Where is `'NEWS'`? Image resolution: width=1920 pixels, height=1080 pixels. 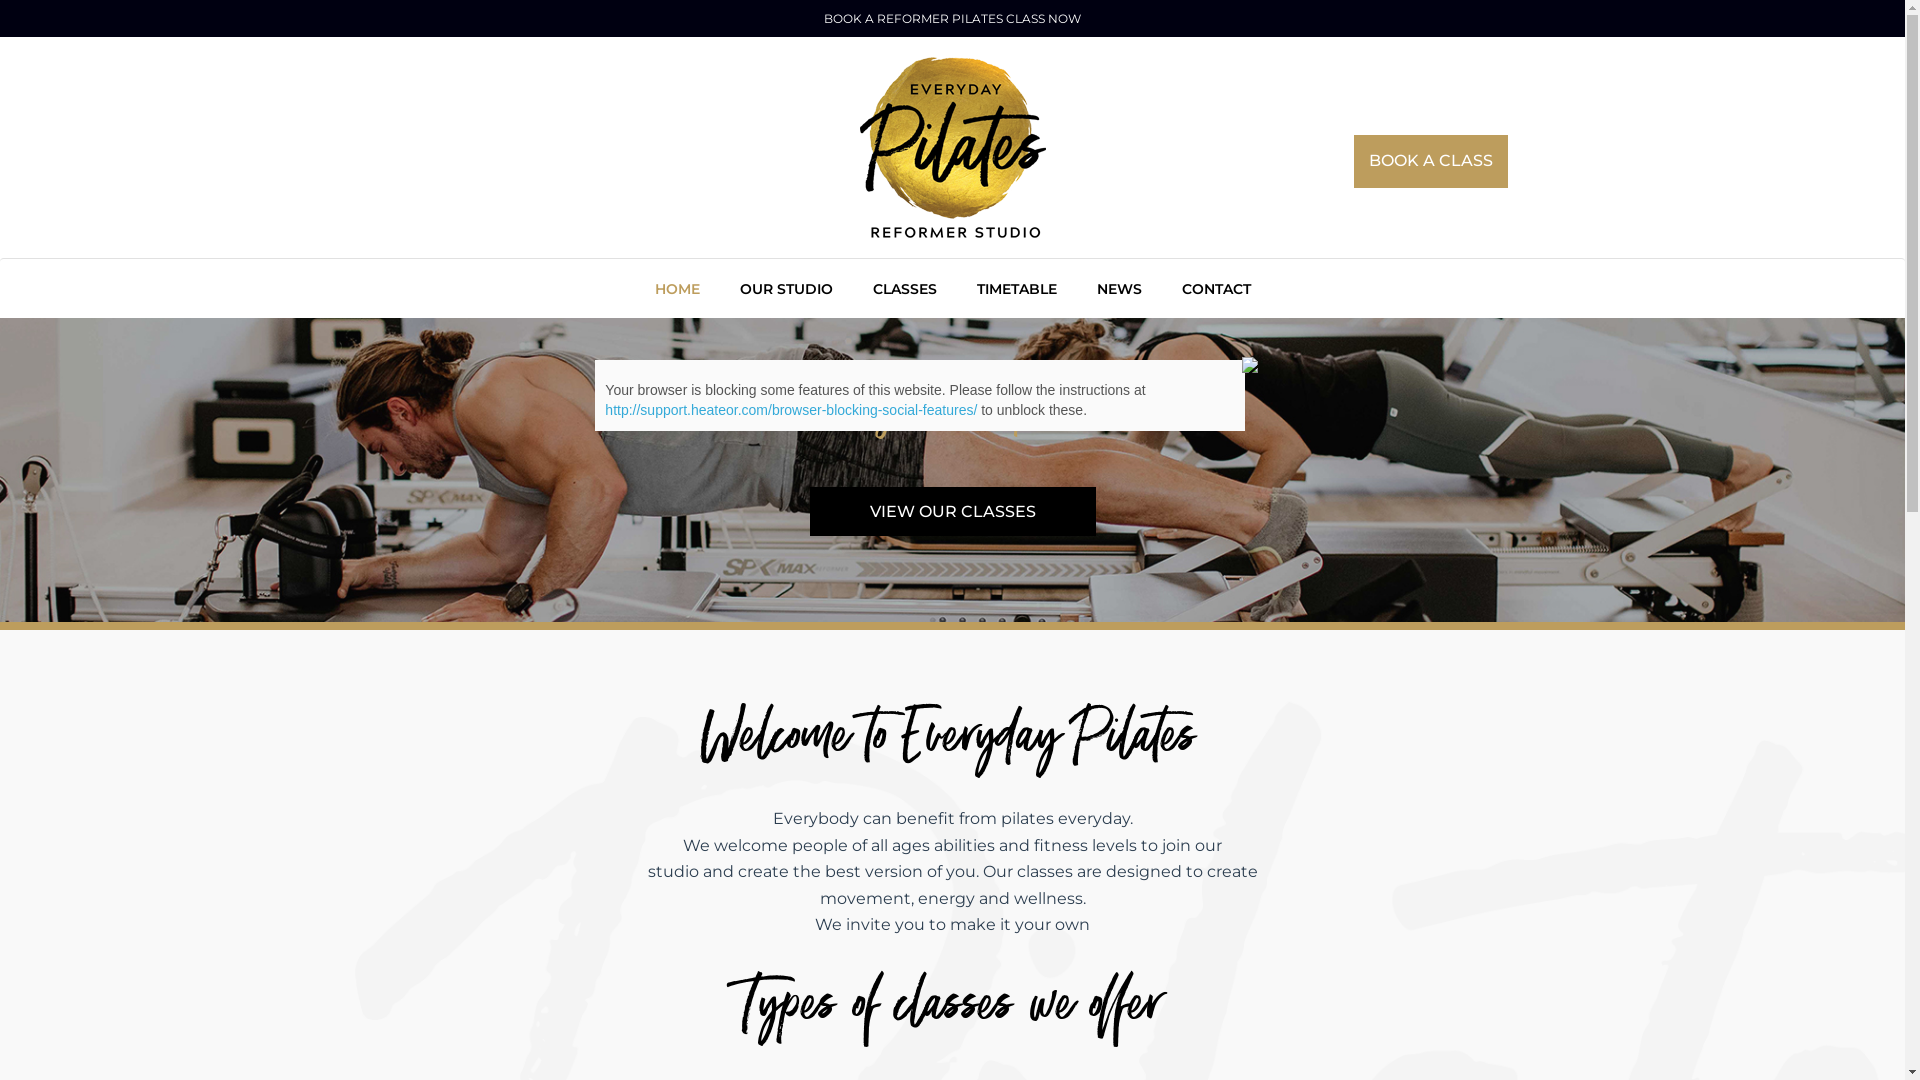
'NEWS' is located at coordinates (1117, 285).